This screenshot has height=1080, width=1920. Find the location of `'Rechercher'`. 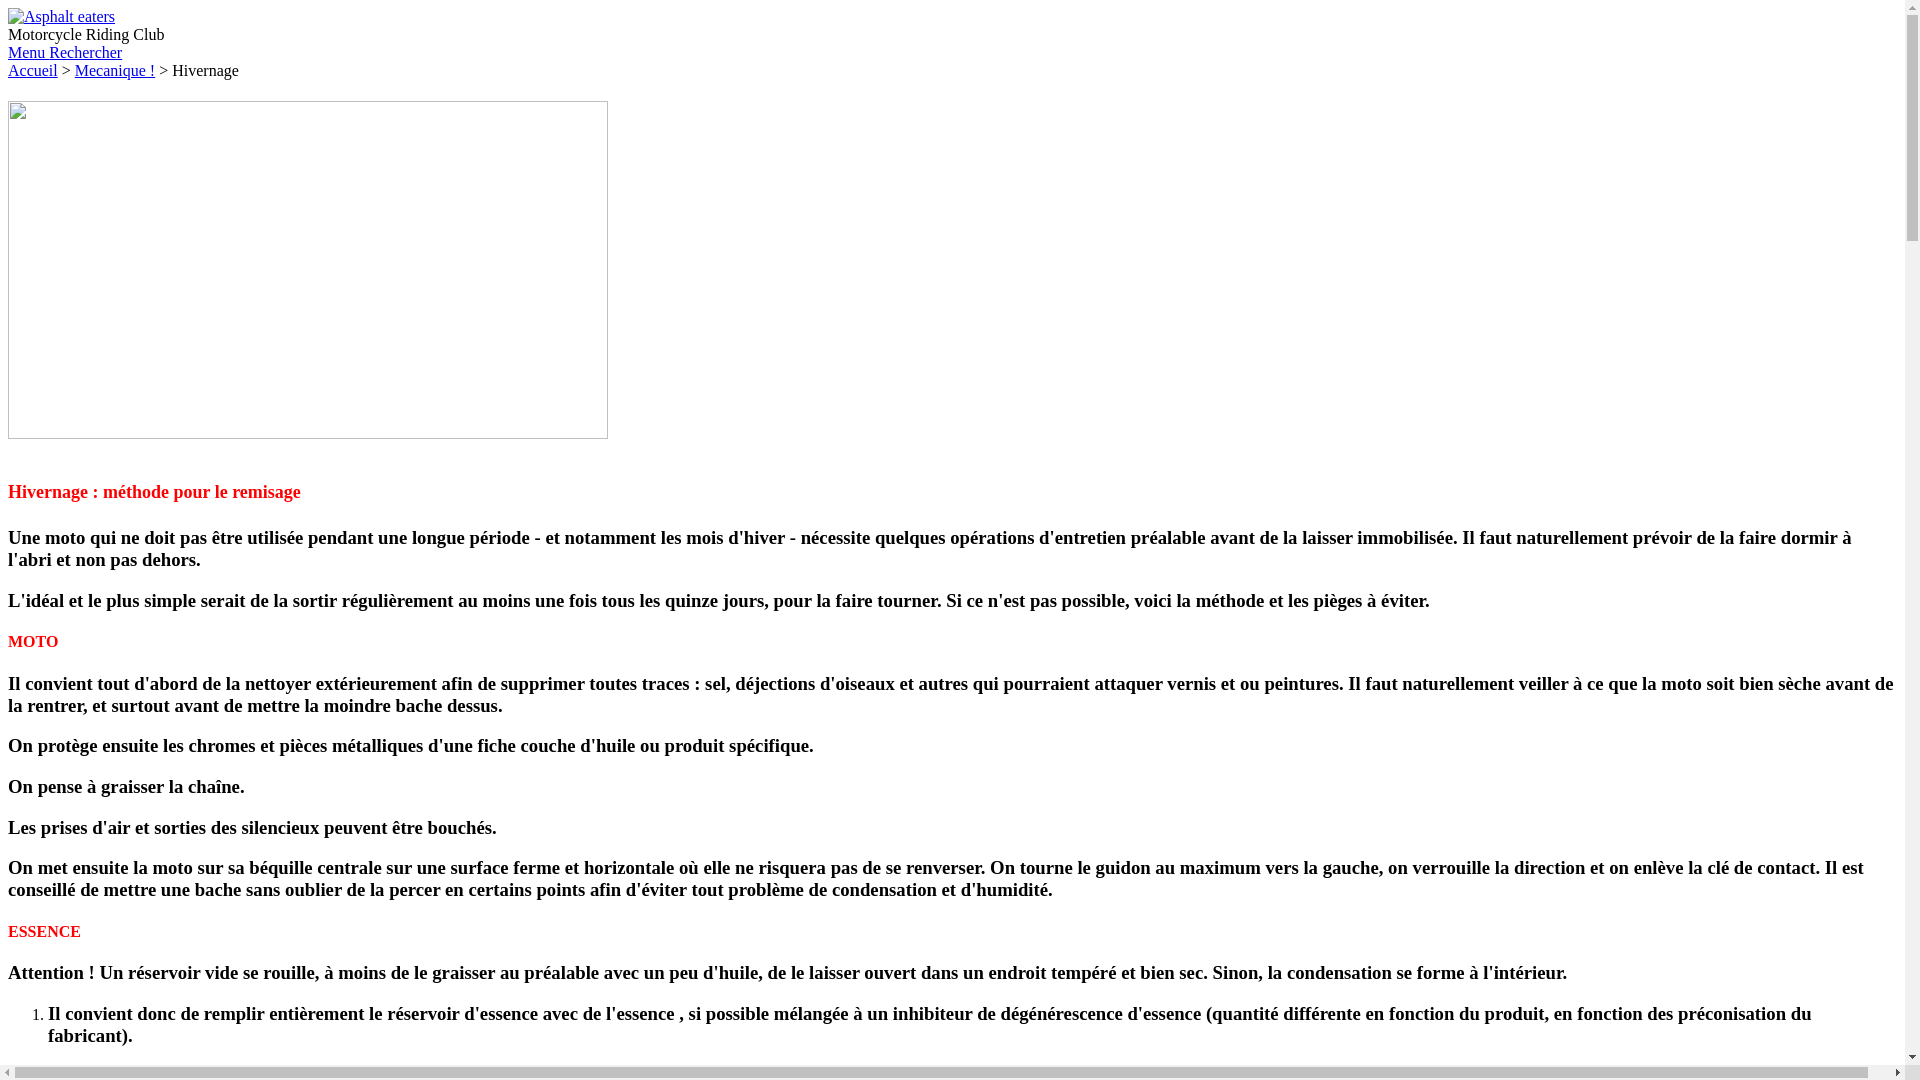

'Rechercher' is located at coordinates (48, 51).